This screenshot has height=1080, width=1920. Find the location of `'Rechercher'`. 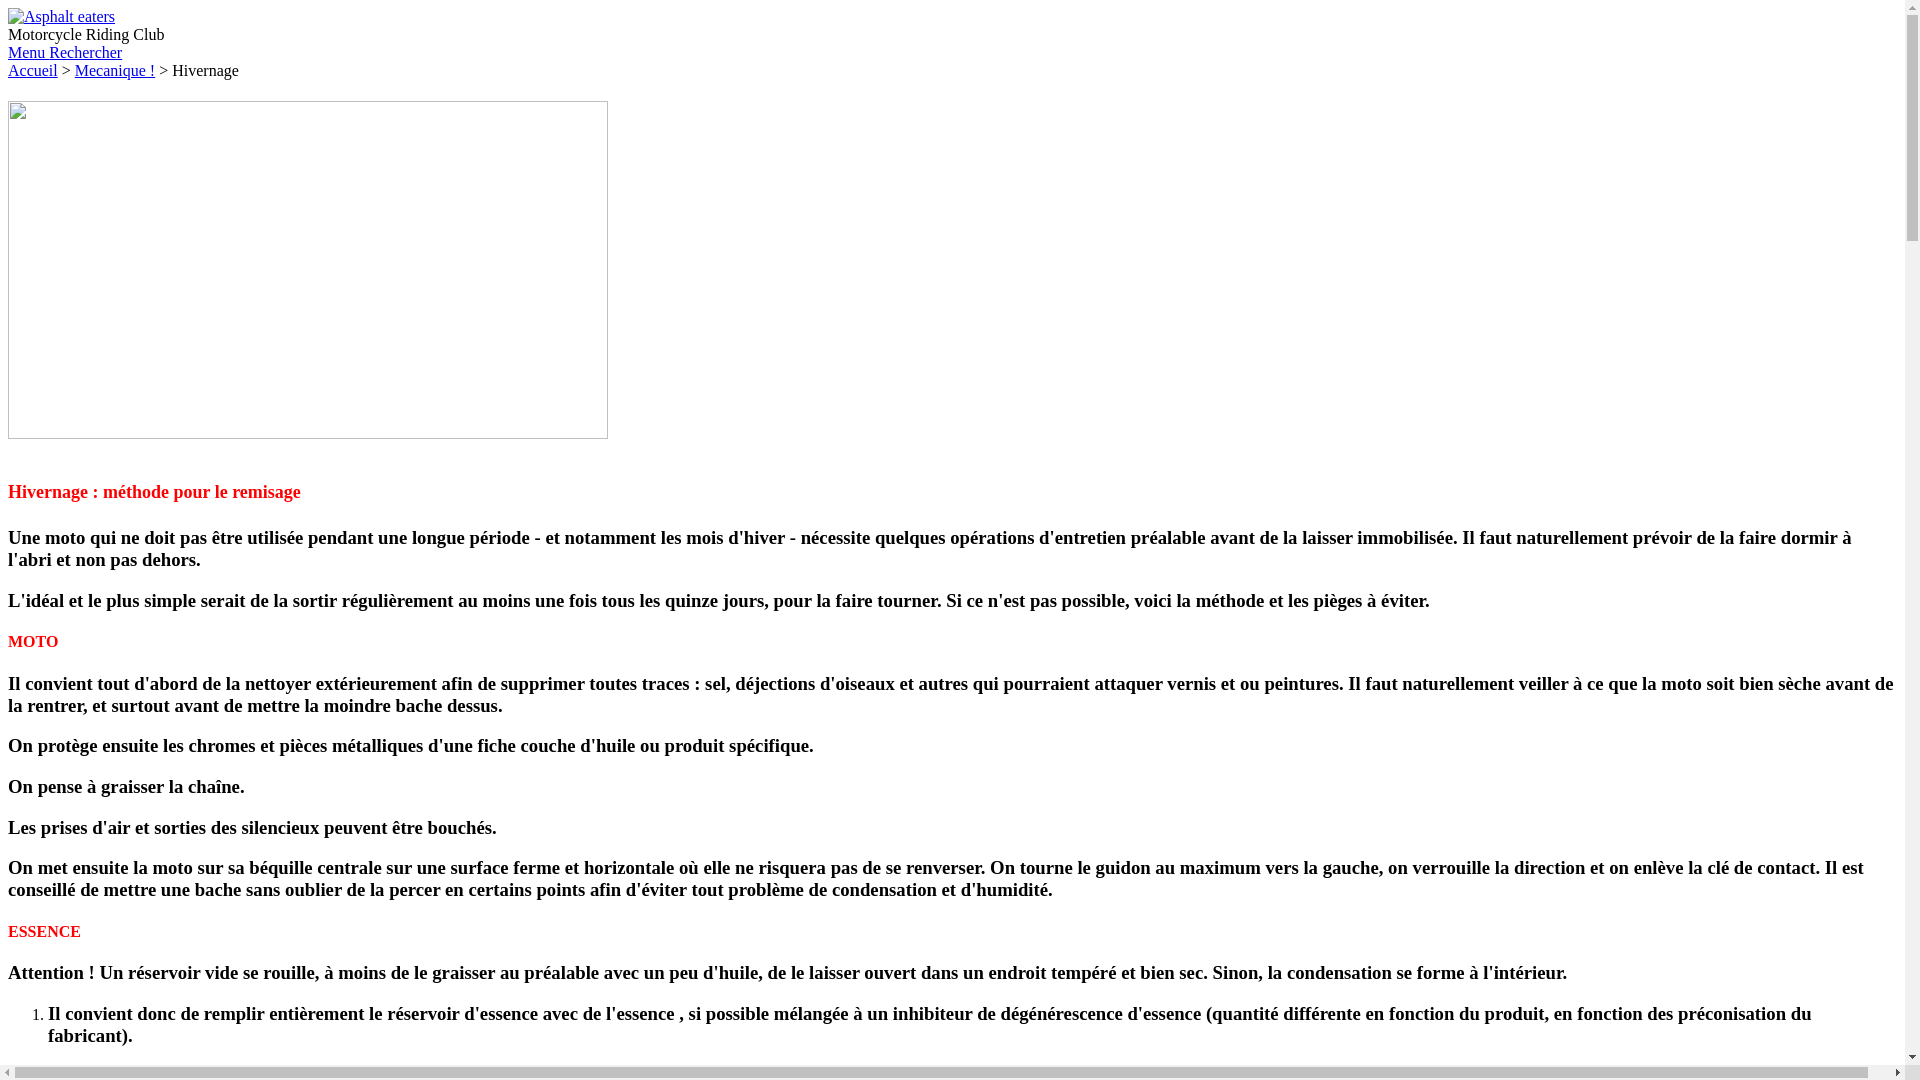

'Rechercher' is located at coordinates (48, 51).